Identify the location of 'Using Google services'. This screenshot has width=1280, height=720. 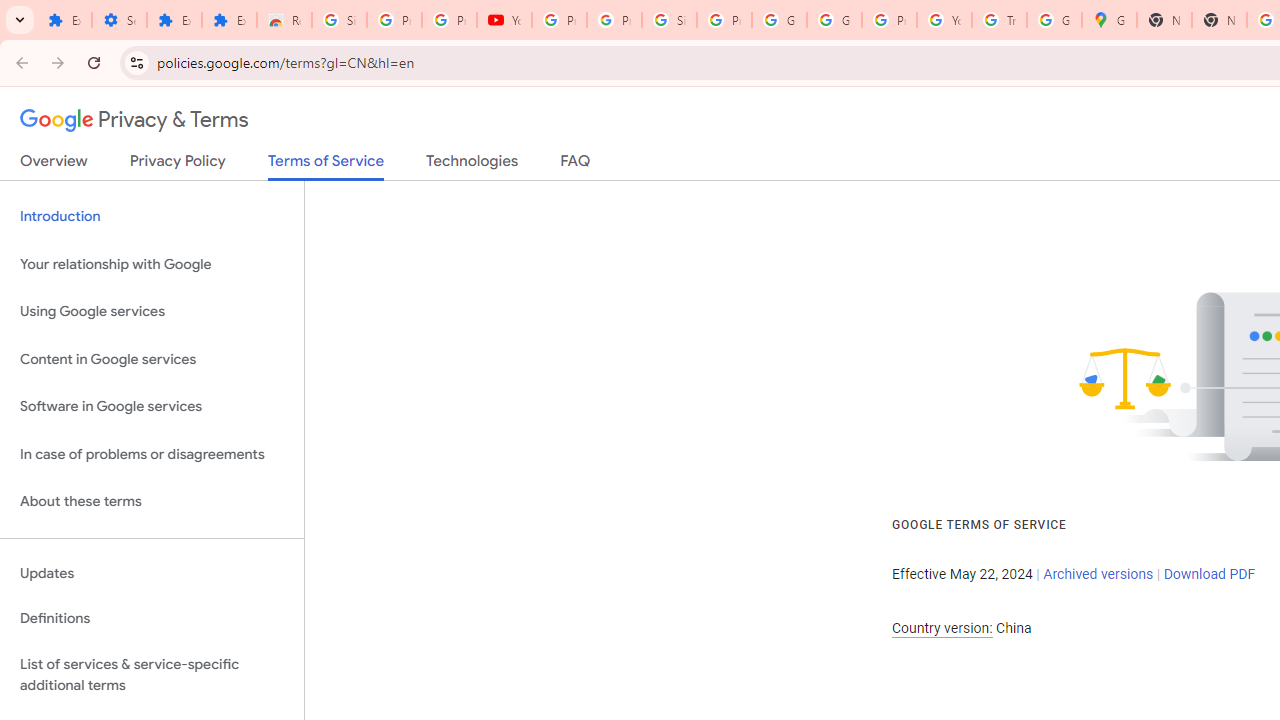
(151, 312).